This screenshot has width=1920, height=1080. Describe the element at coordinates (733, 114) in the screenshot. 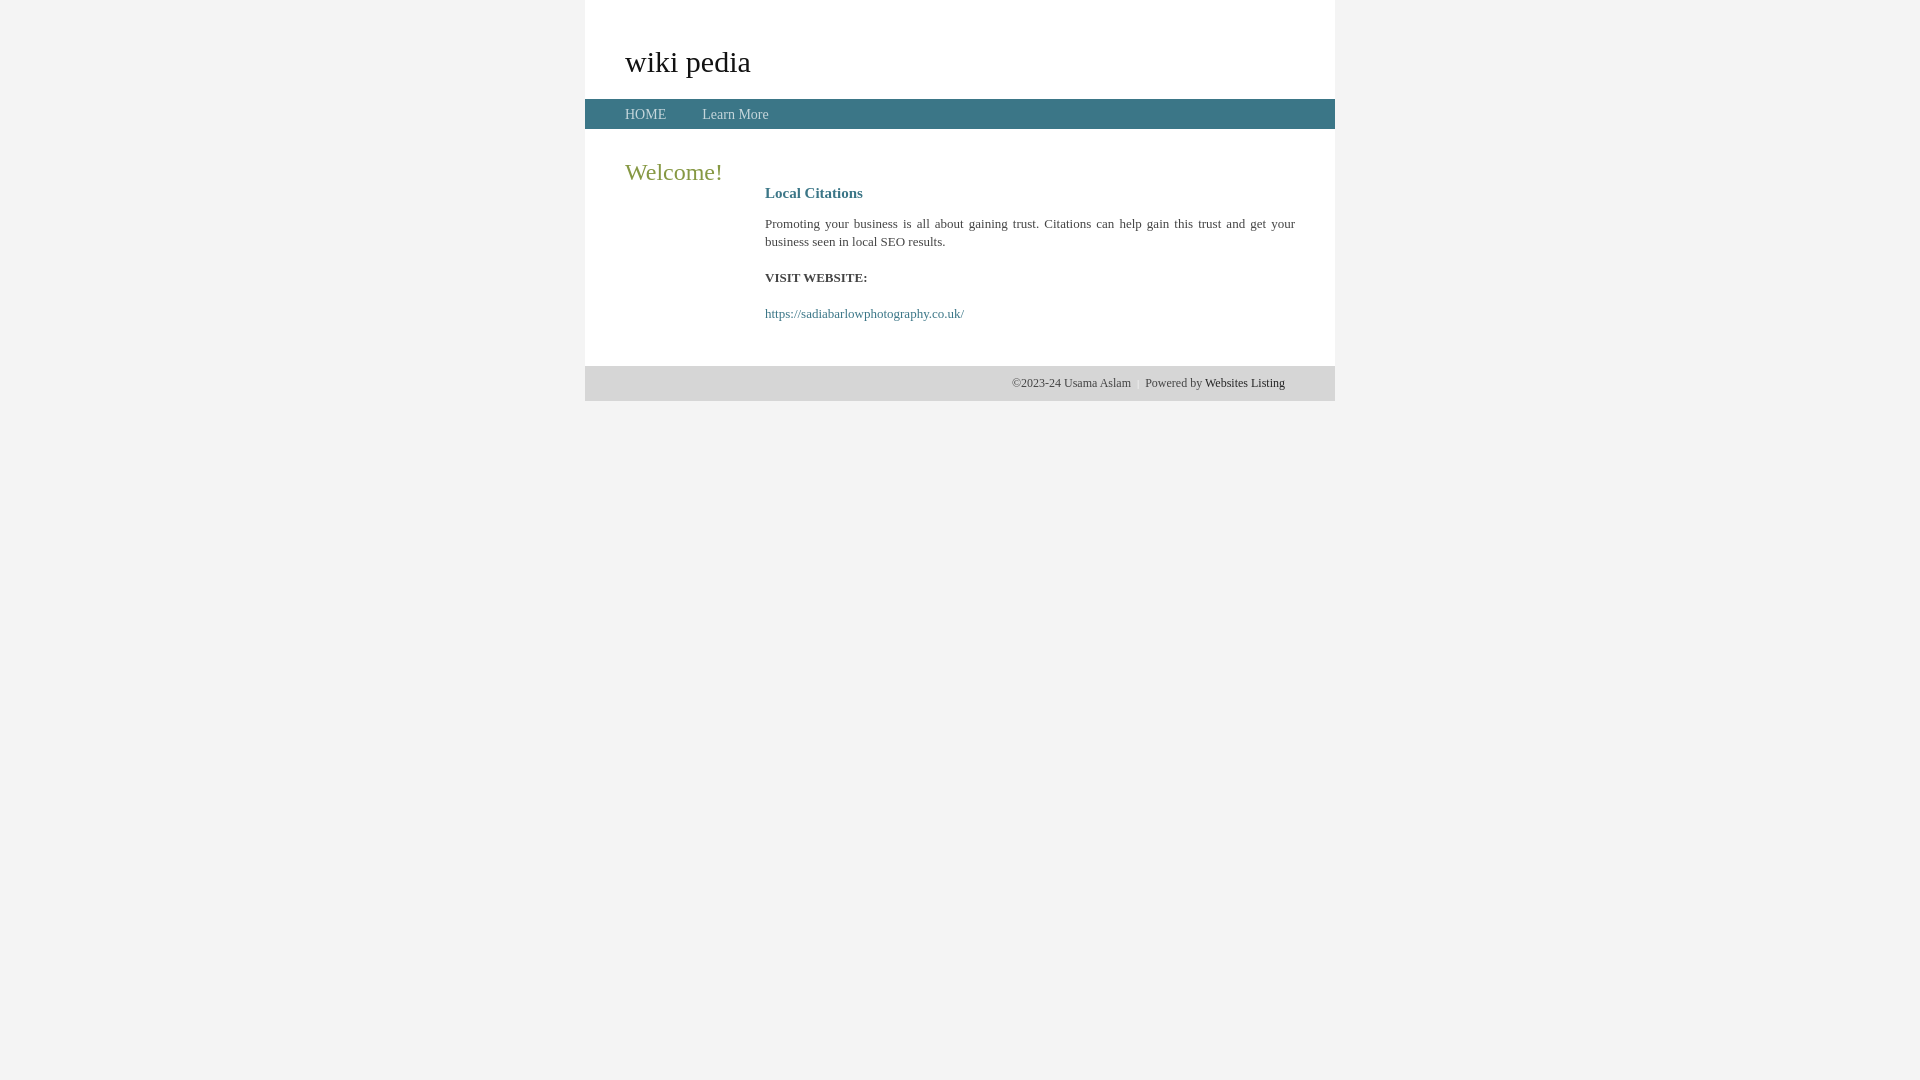

I see `'Learn More'` at that location.